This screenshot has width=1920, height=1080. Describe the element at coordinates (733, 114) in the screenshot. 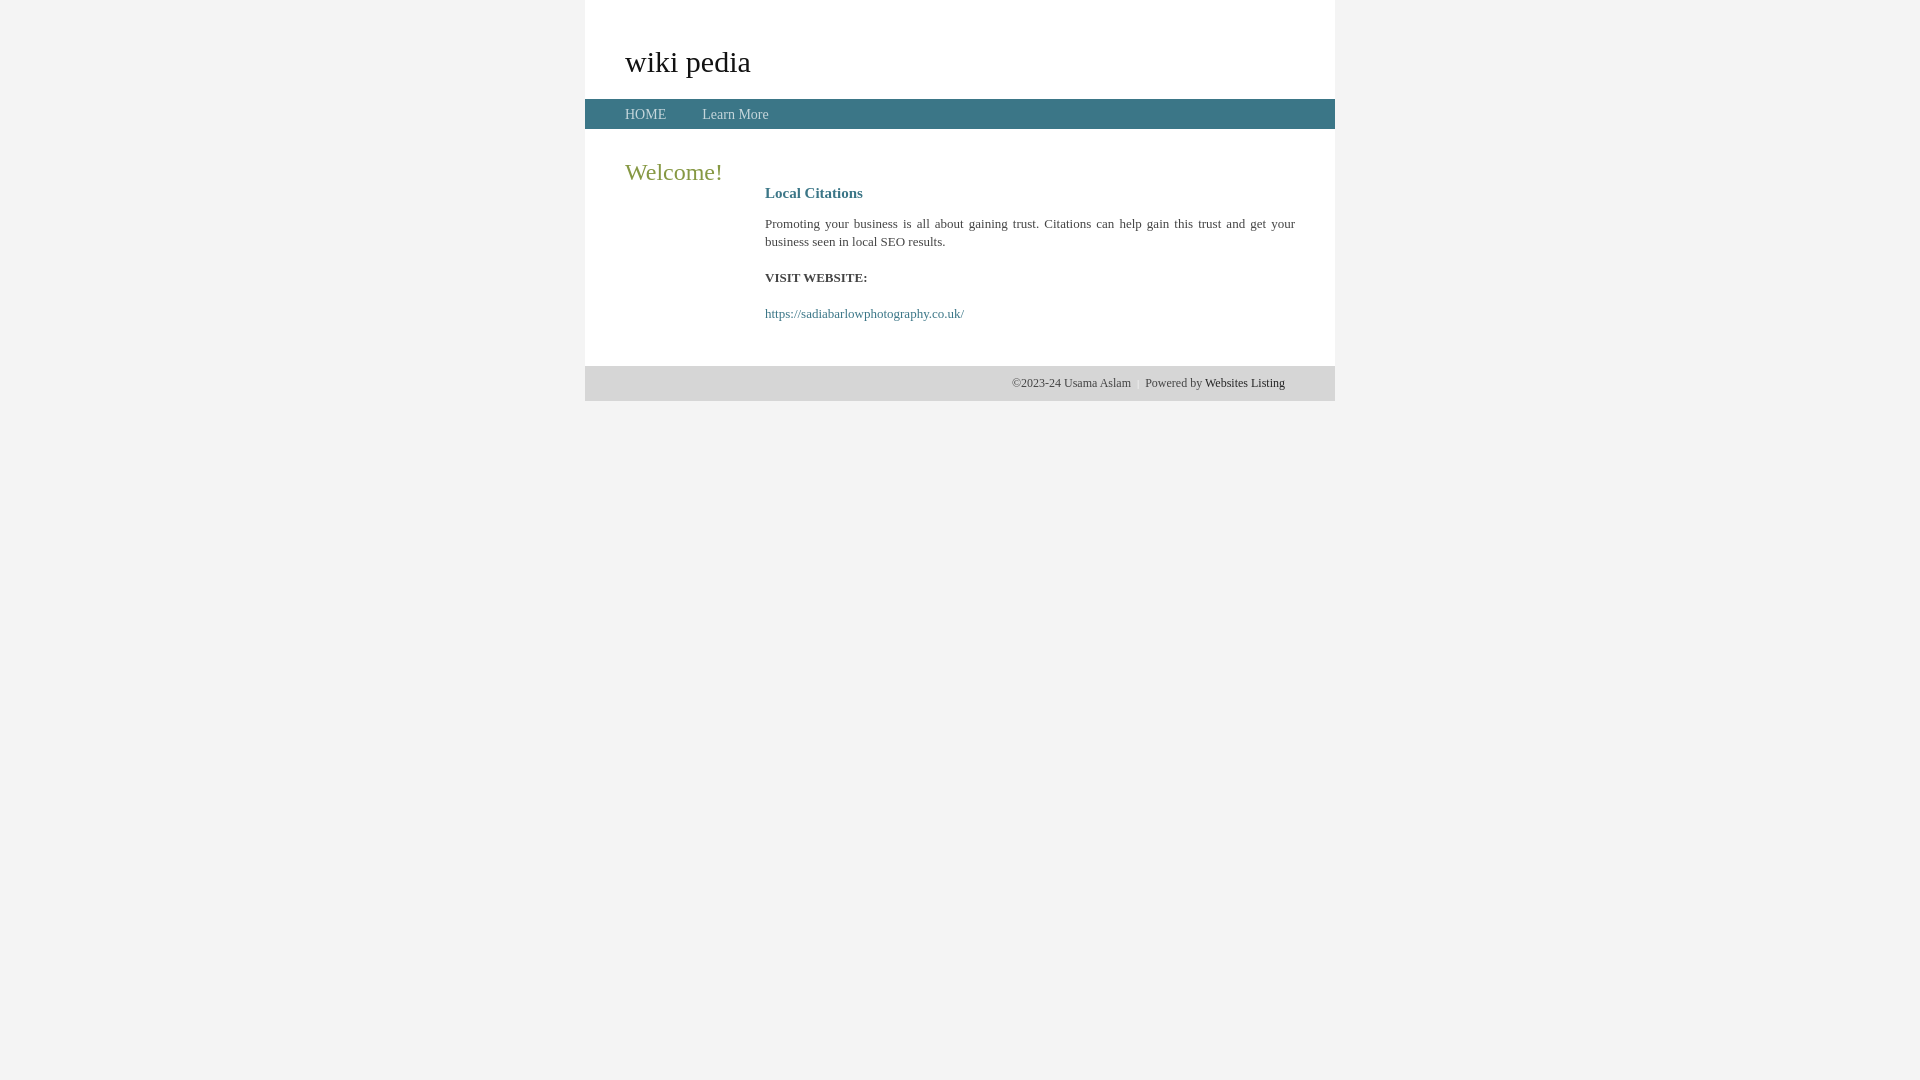

I see `'Learn More'` at that location.